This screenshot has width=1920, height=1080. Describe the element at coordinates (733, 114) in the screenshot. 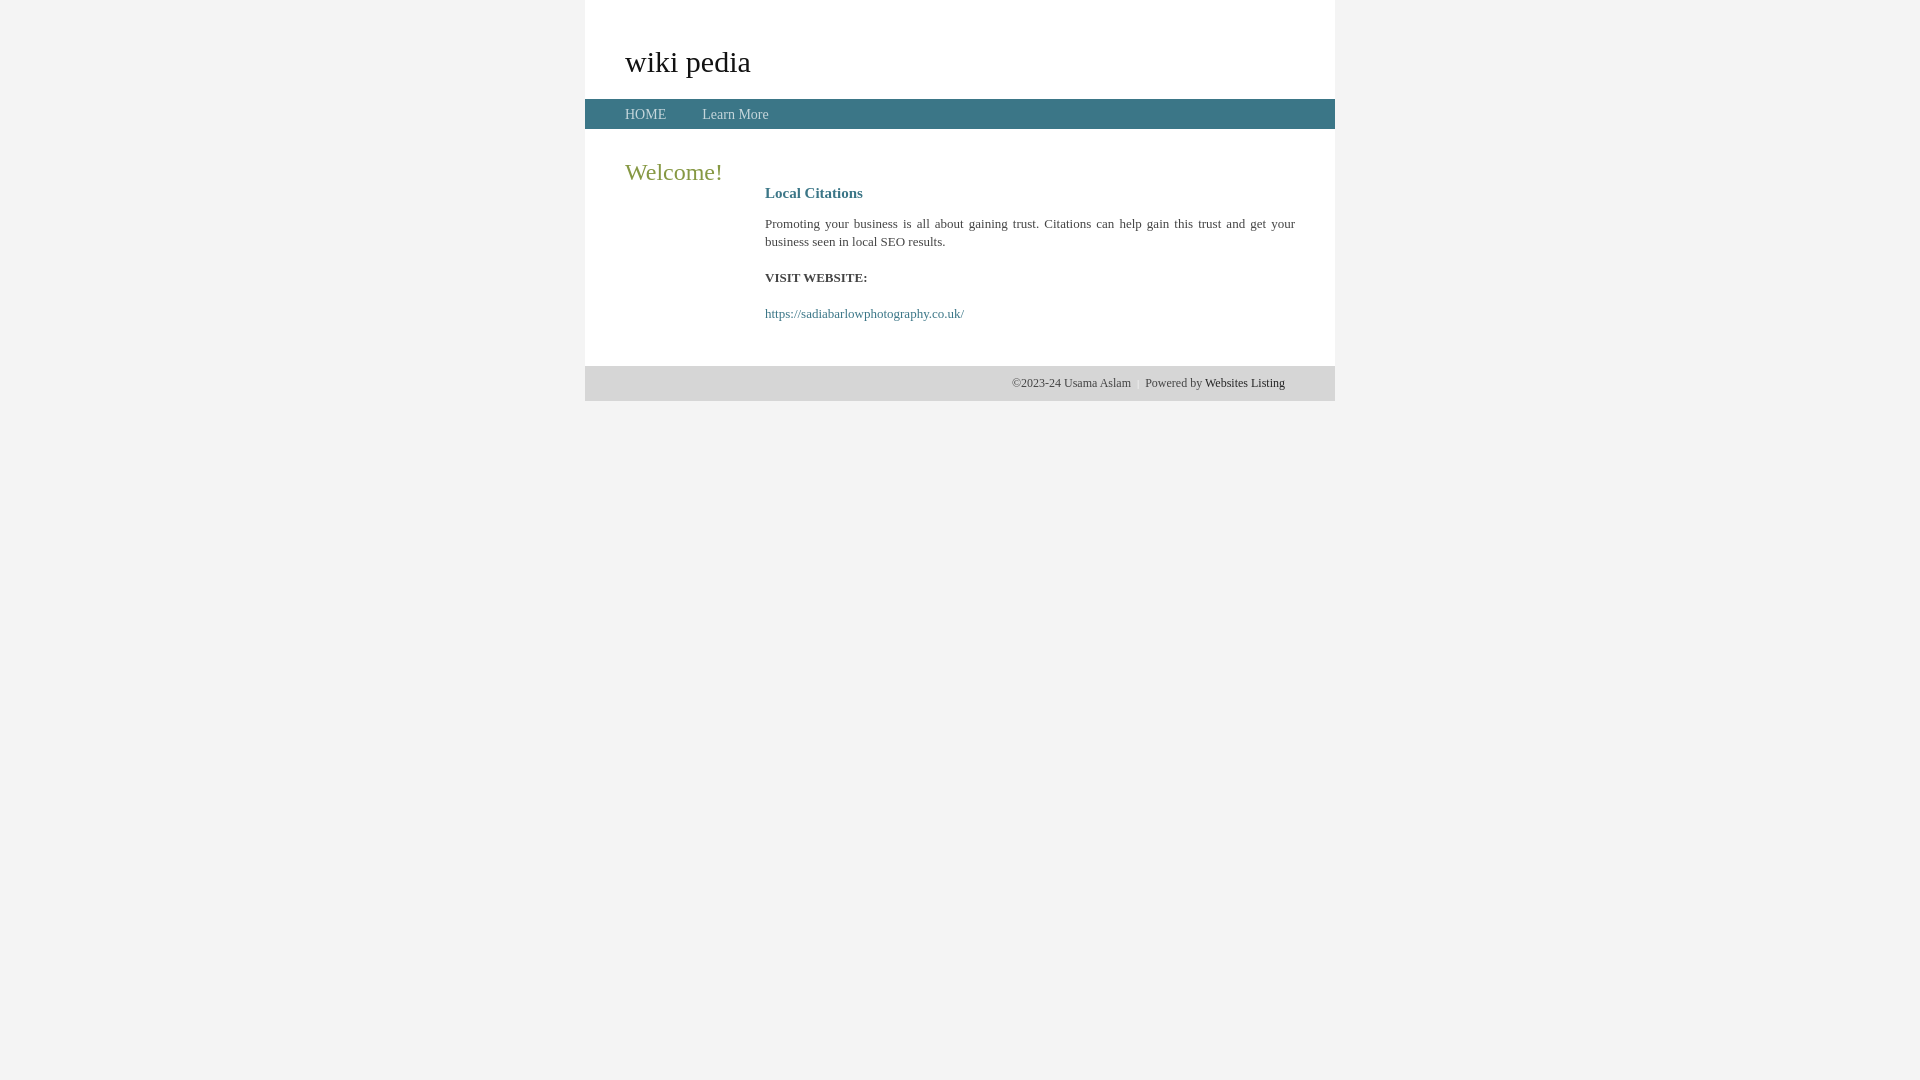

I see `'Learn More'` at that location.